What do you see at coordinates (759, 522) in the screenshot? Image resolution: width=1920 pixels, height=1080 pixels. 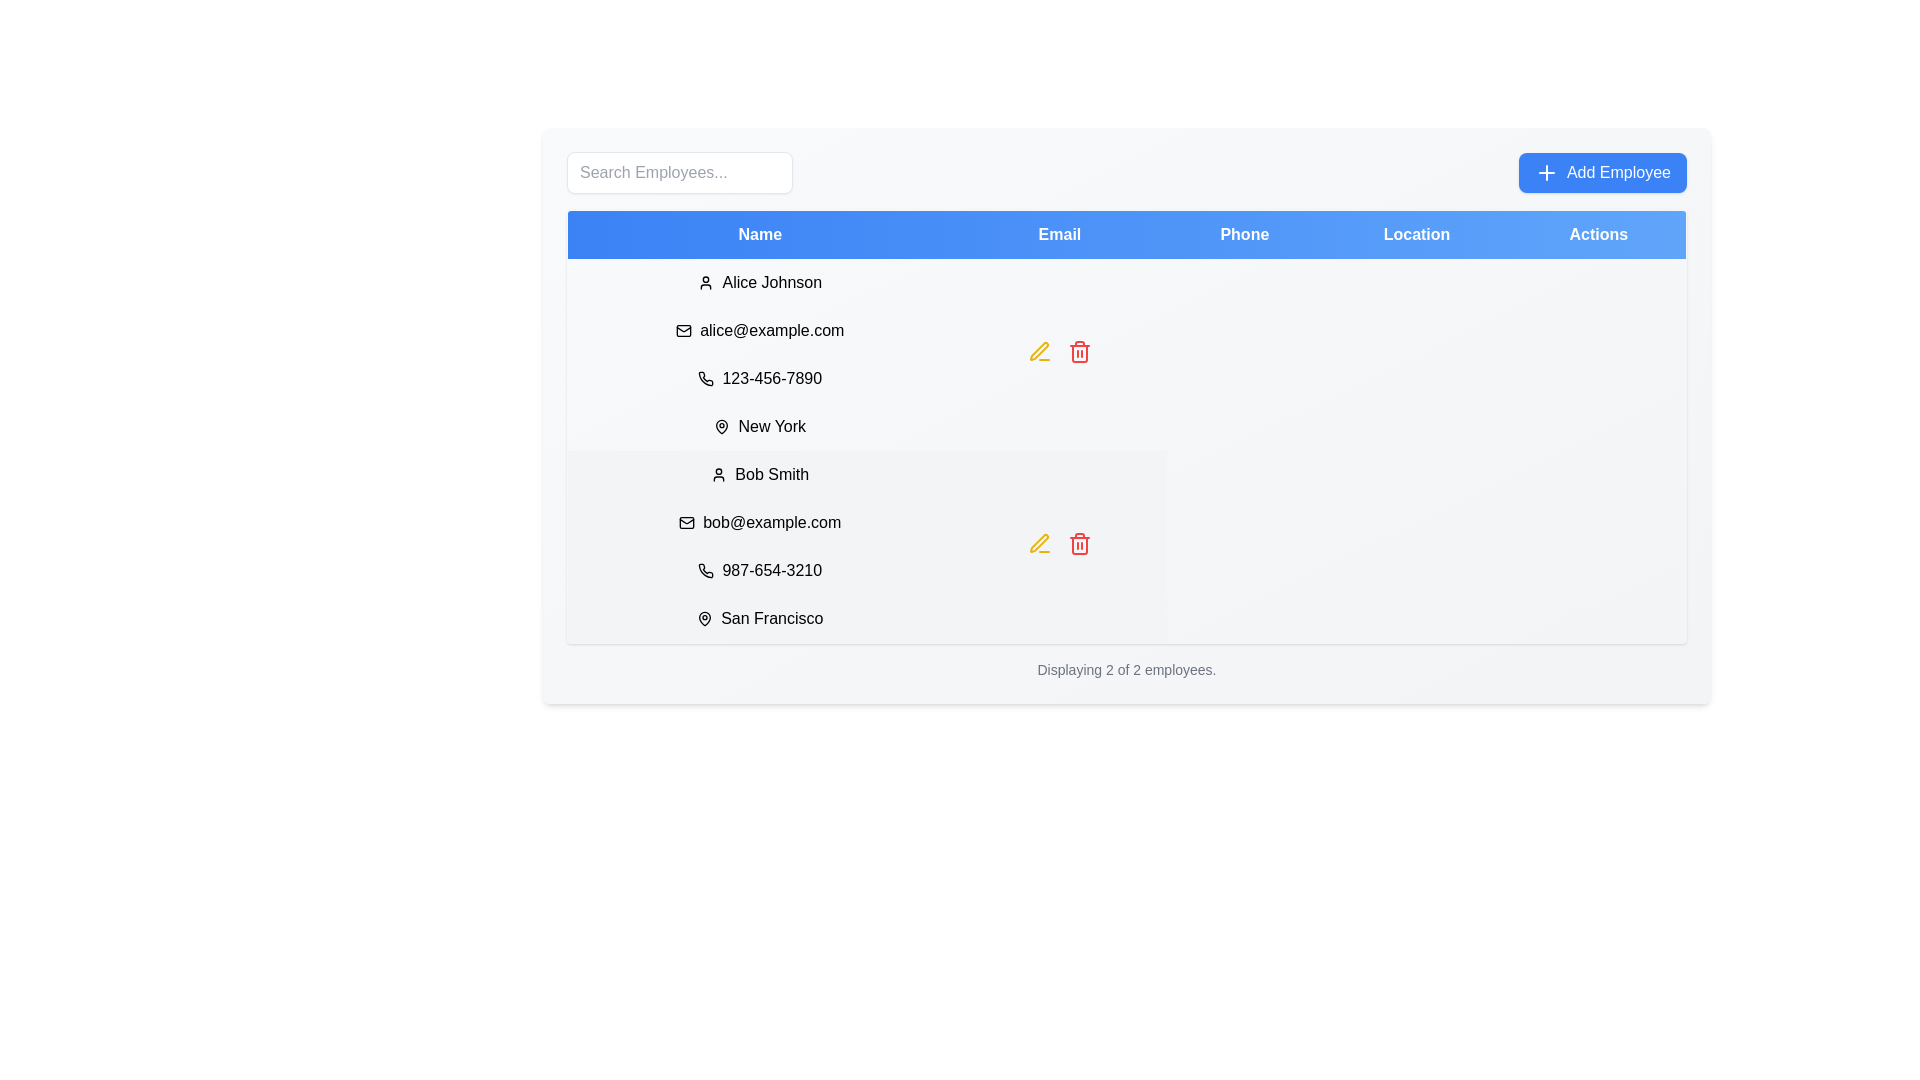 I see `the email address display for the employee 'Bob Smith', located in the 'Email' column of the second row in the employee information table` at bounding box center [759, 522].